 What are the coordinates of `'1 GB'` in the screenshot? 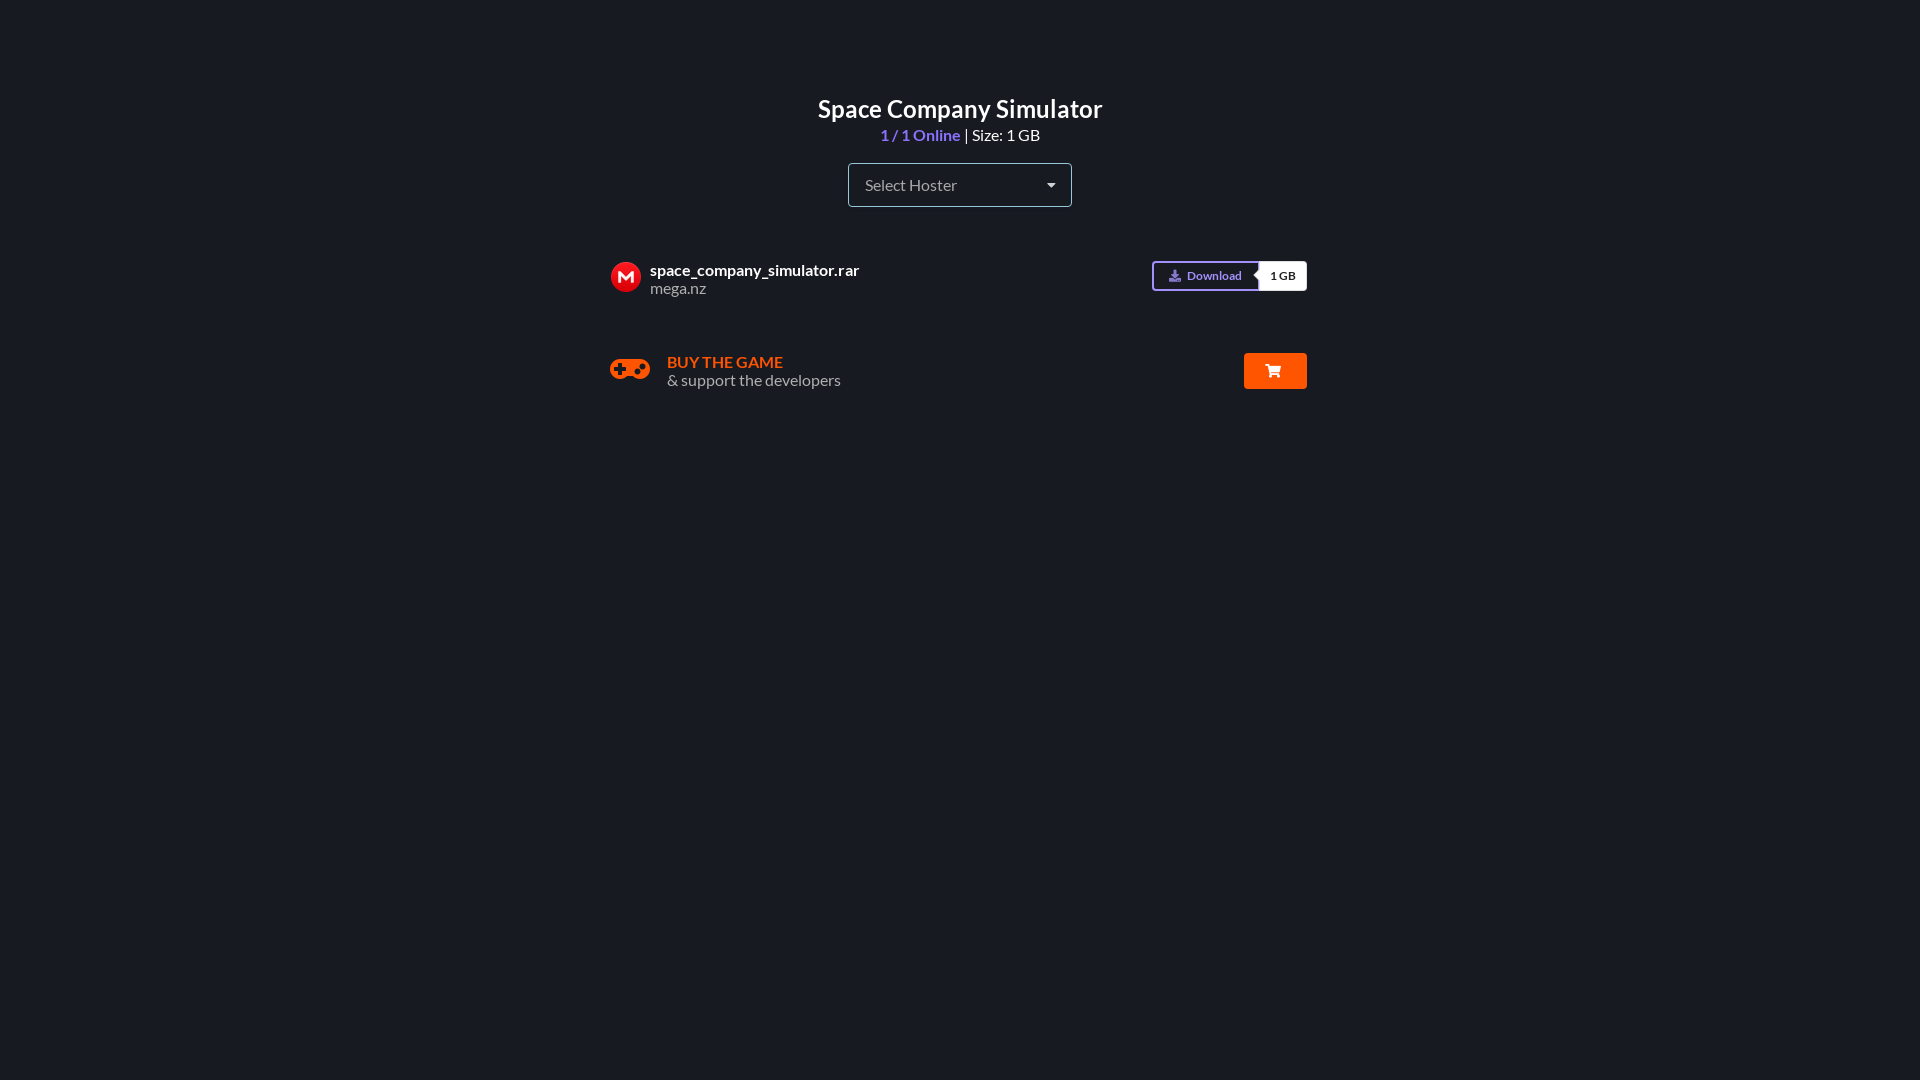 It's located at (1257, 276).